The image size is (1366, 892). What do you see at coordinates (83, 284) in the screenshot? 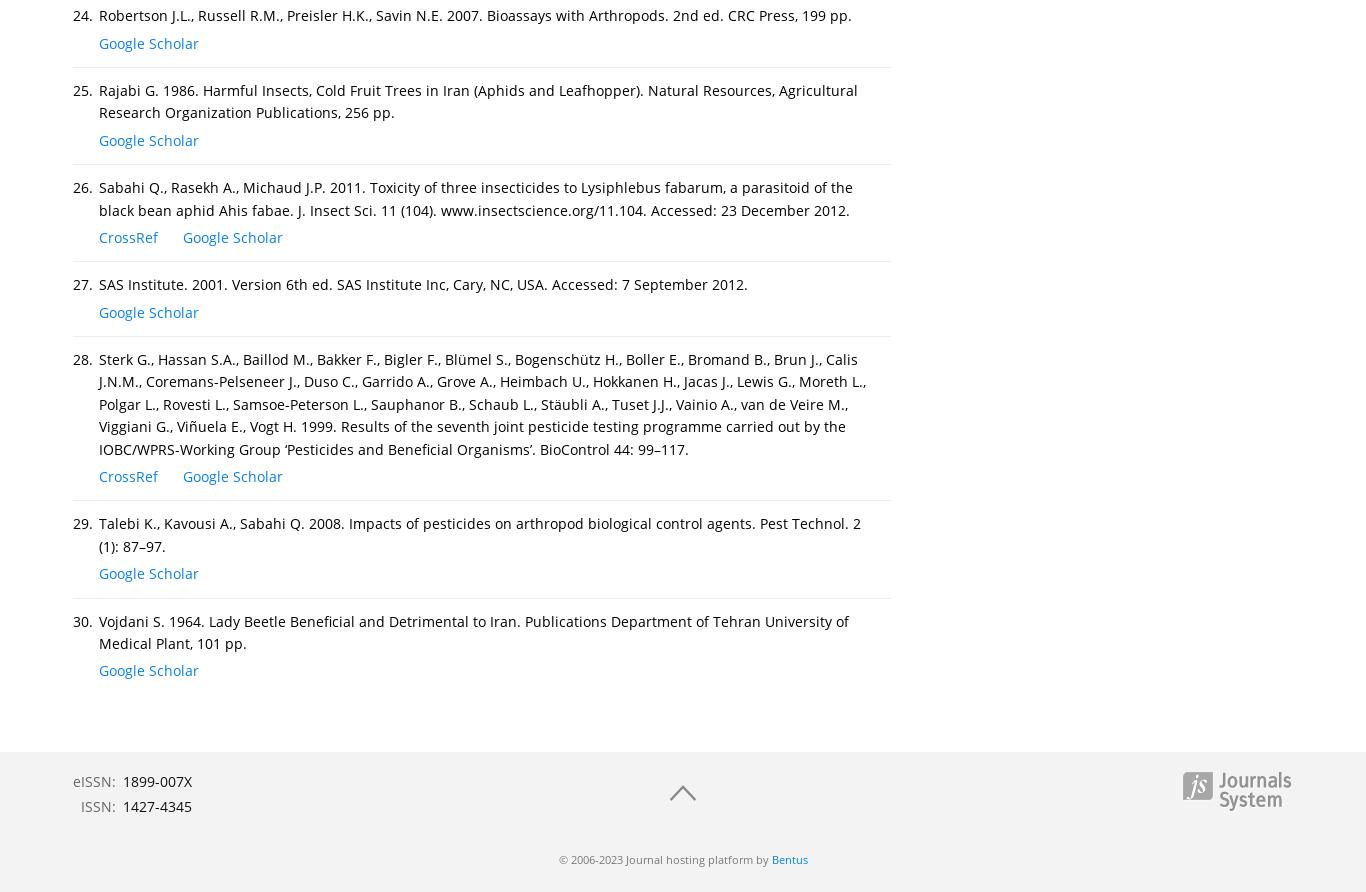
I see `'27.'` at bounding box center [83, 284].